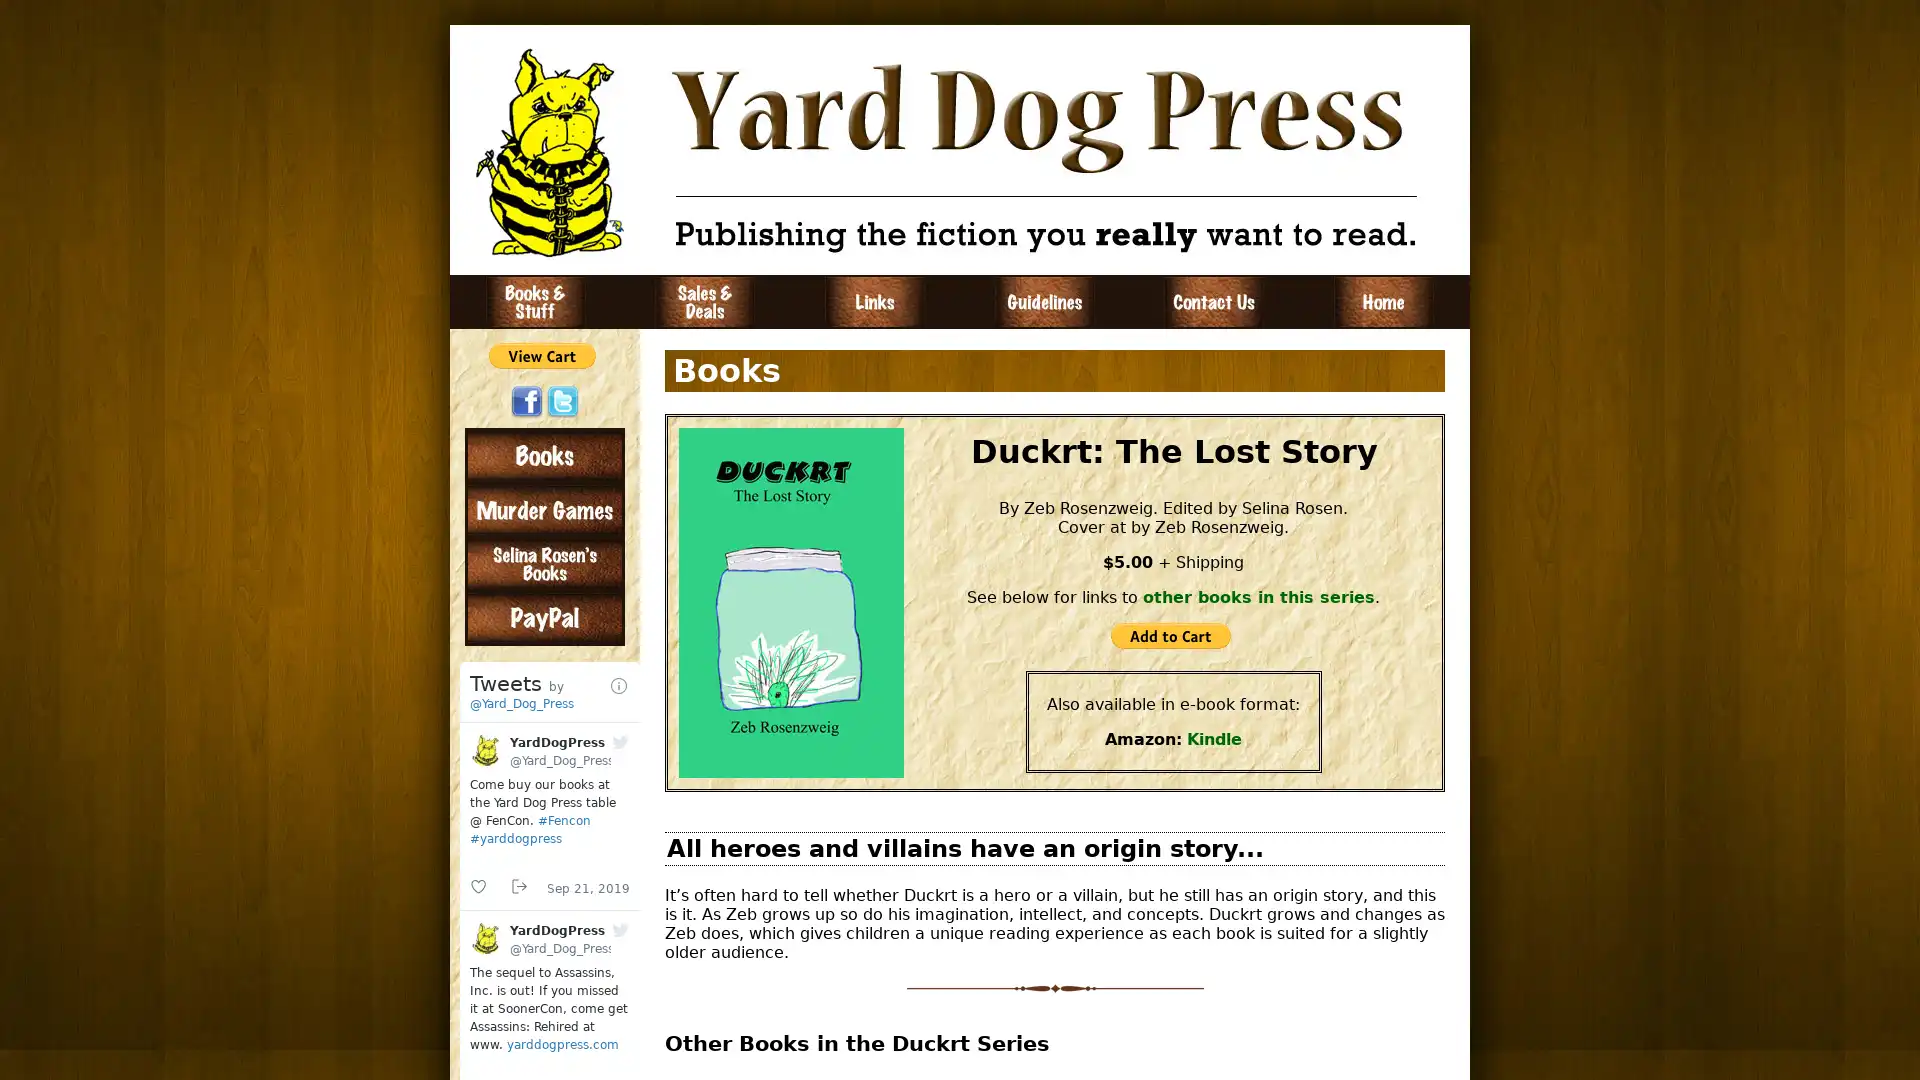 Image resolution: width=1920 pixels, height=1080 pixels. What do you see at coordinates (1170, 636) in the screenshot?
I see `PayPal - The safer, easier way to pay online!` at bounding box center [1170, 636].